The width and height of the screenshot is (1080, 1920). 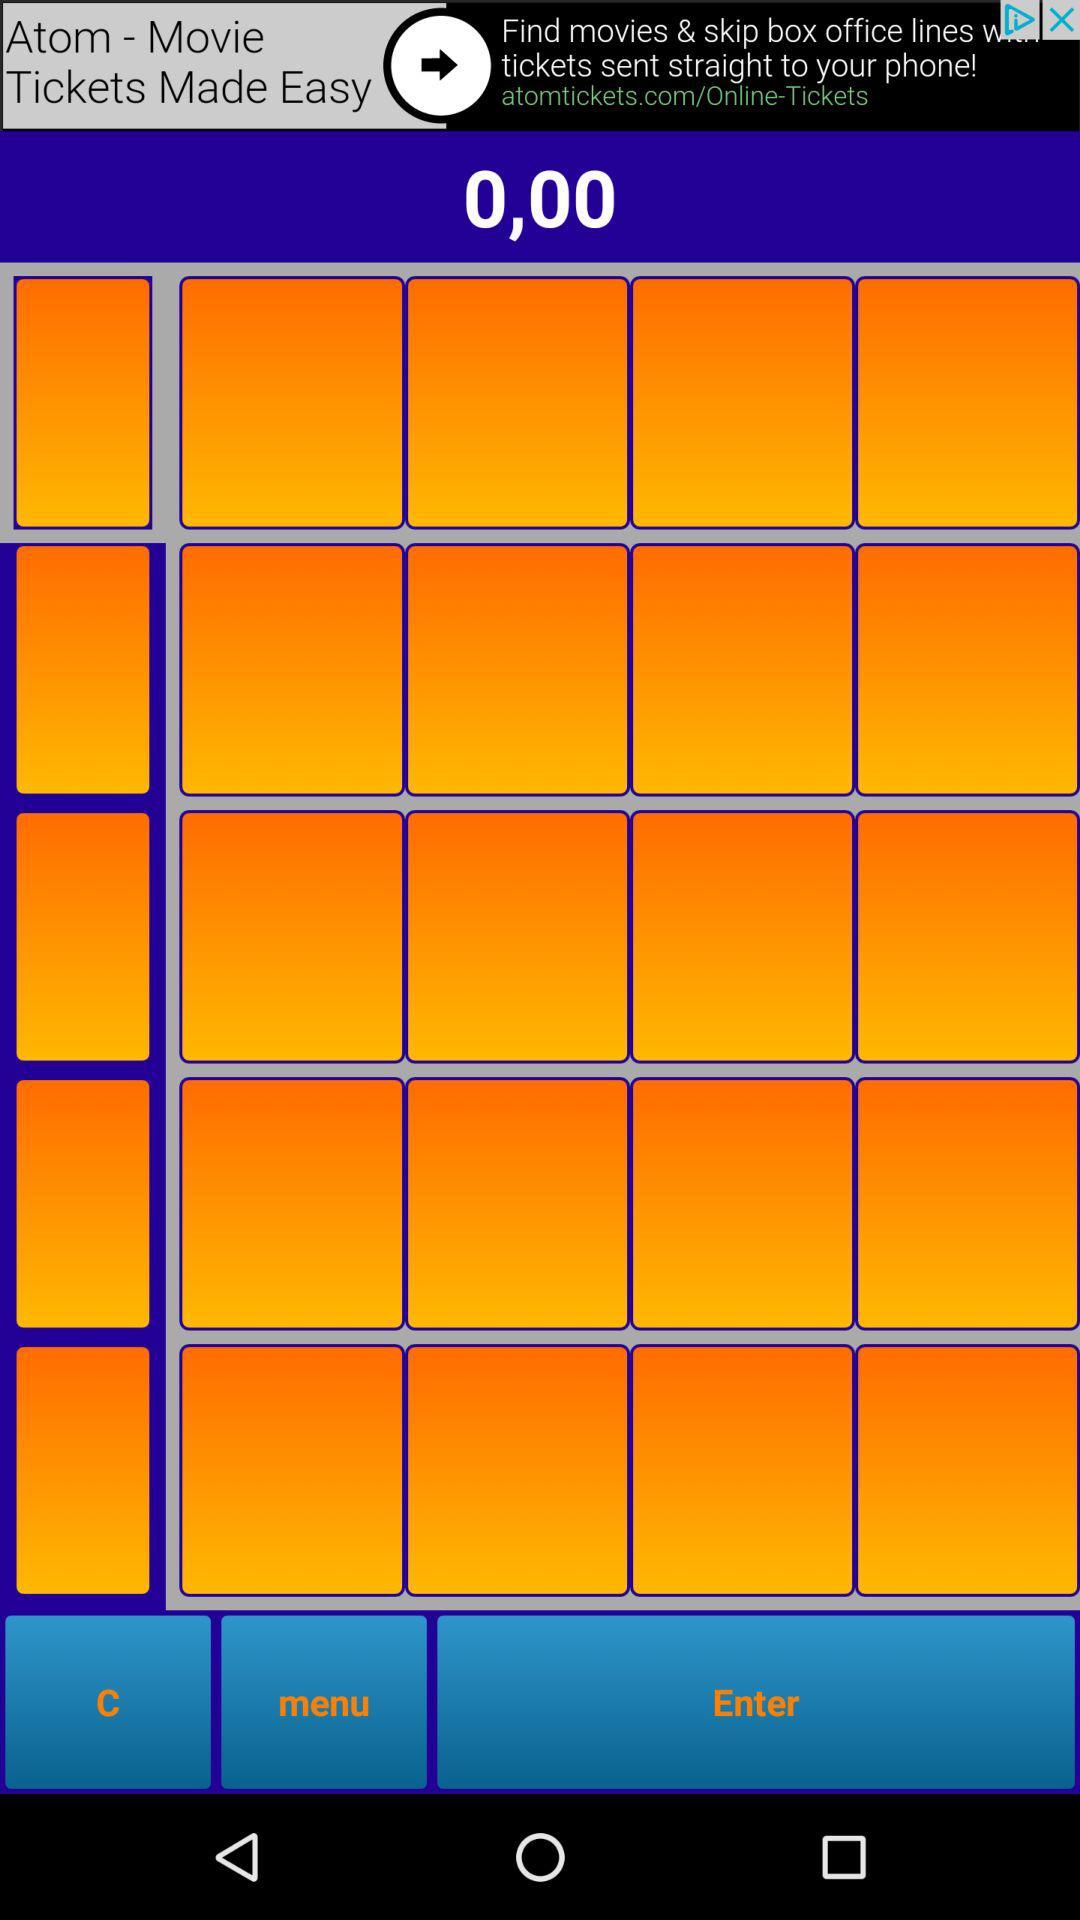 What do you see at coordinates (292, 935) in the screenshot?
I see `item` at bounding box center [292, 935].